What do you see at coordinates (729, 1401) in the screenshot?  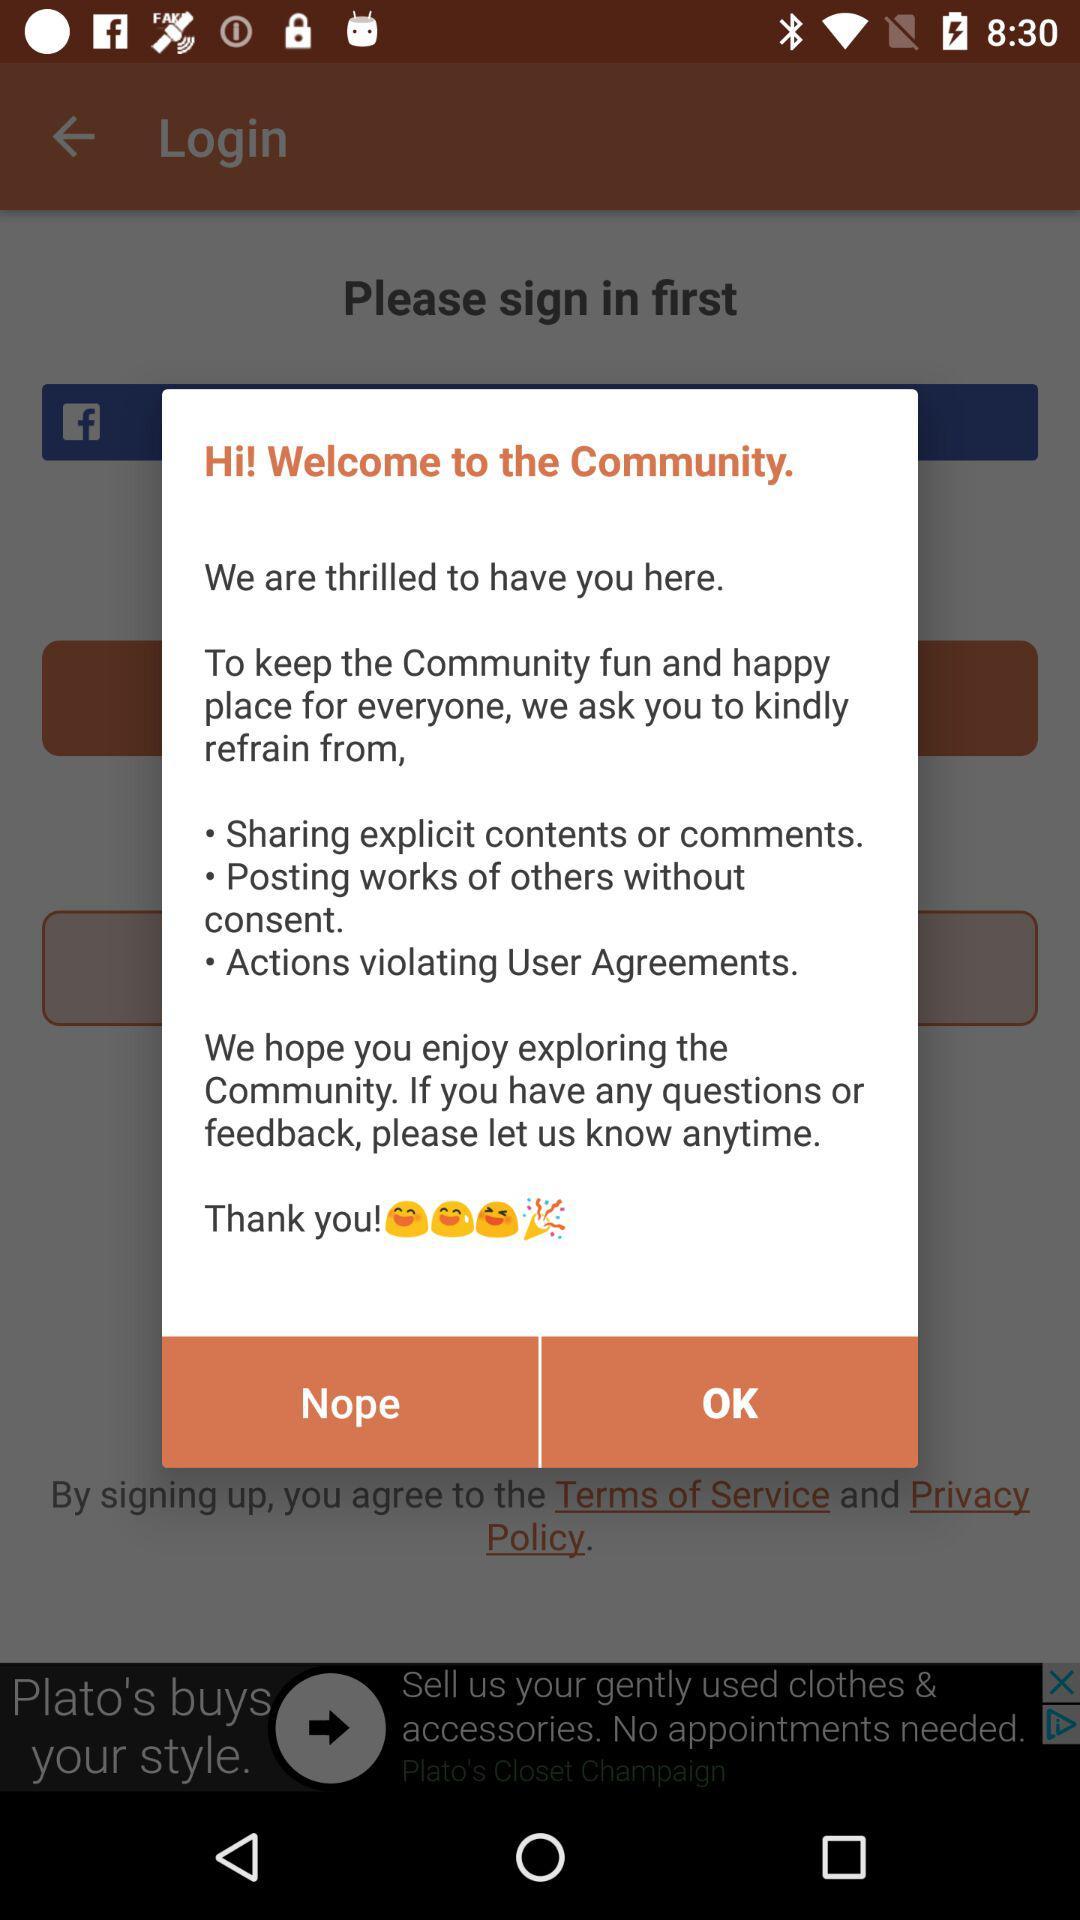 I see `the icon at the bottom right corner` at bounding box center [729, 1401].